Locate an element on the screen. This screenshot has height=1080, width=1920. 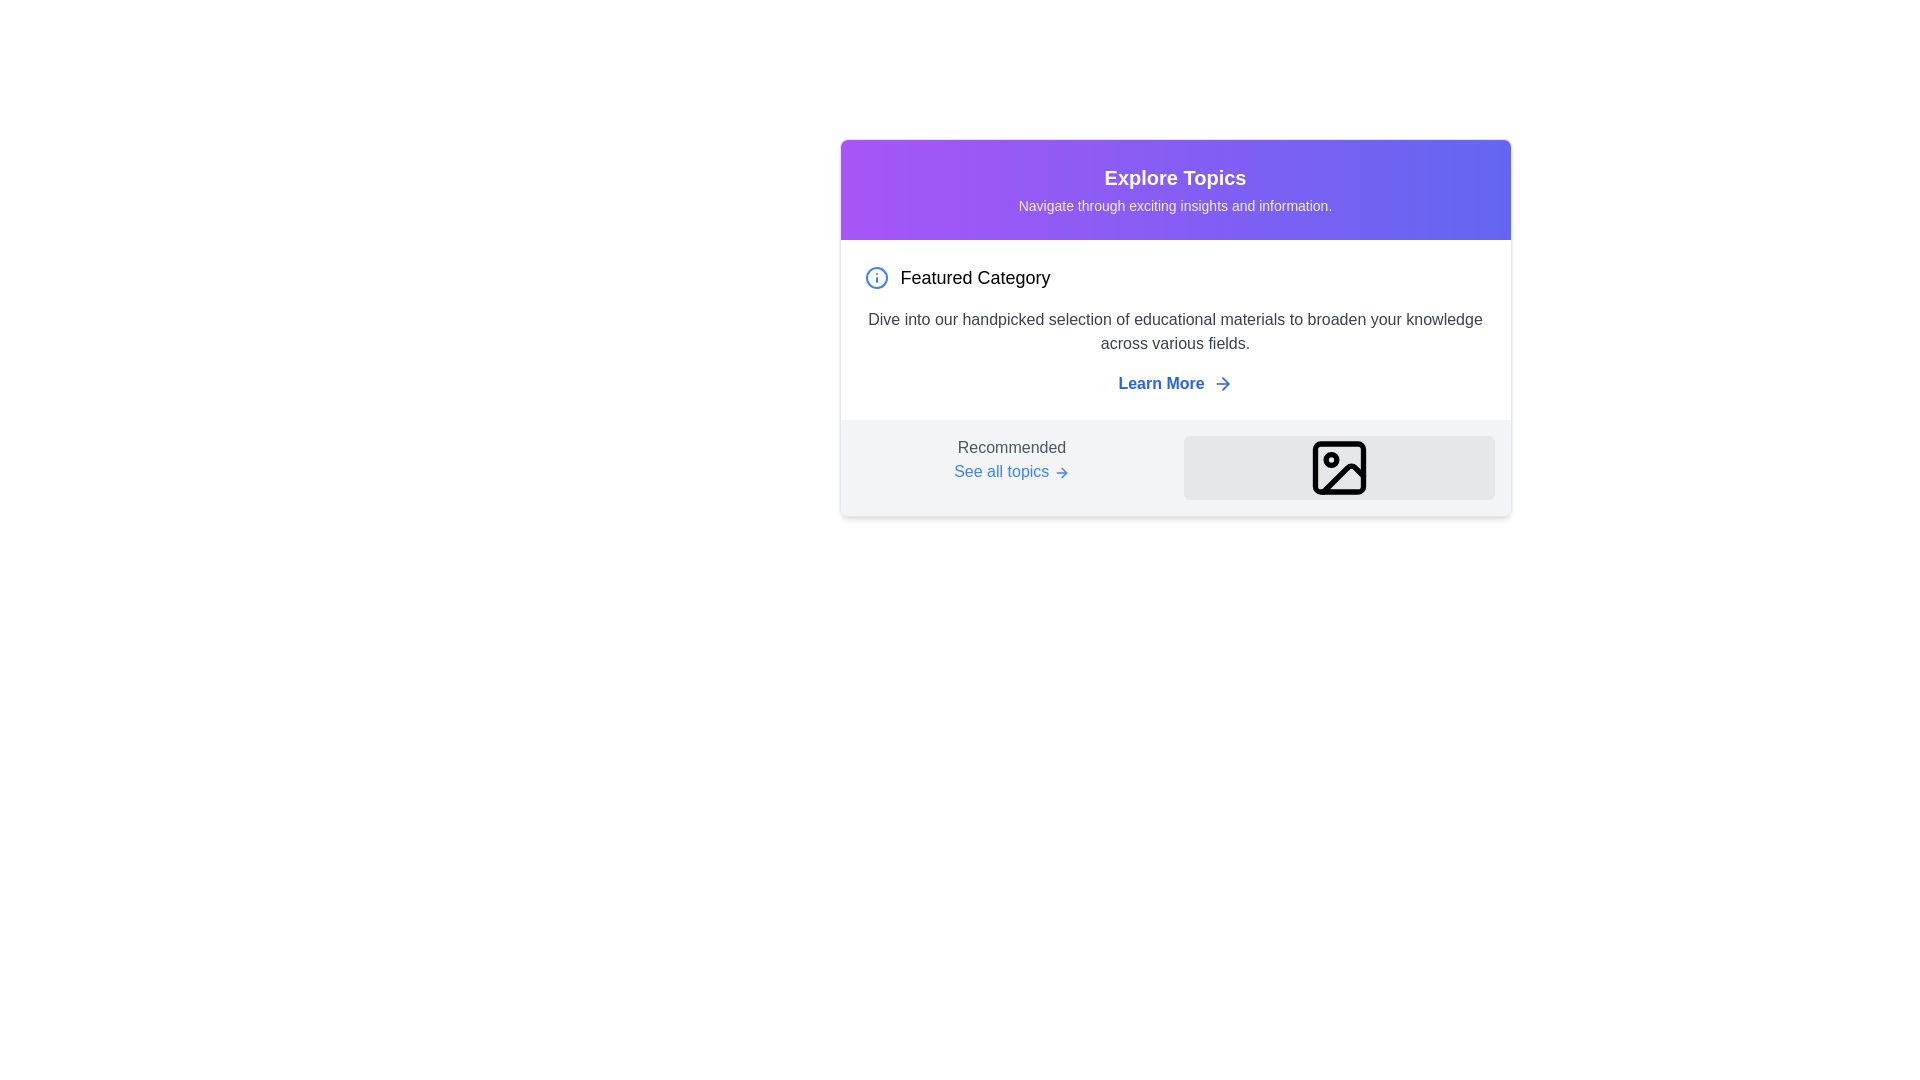
the 'See all topics' text with the right arrow icon is located at coordinates (1012, 467).